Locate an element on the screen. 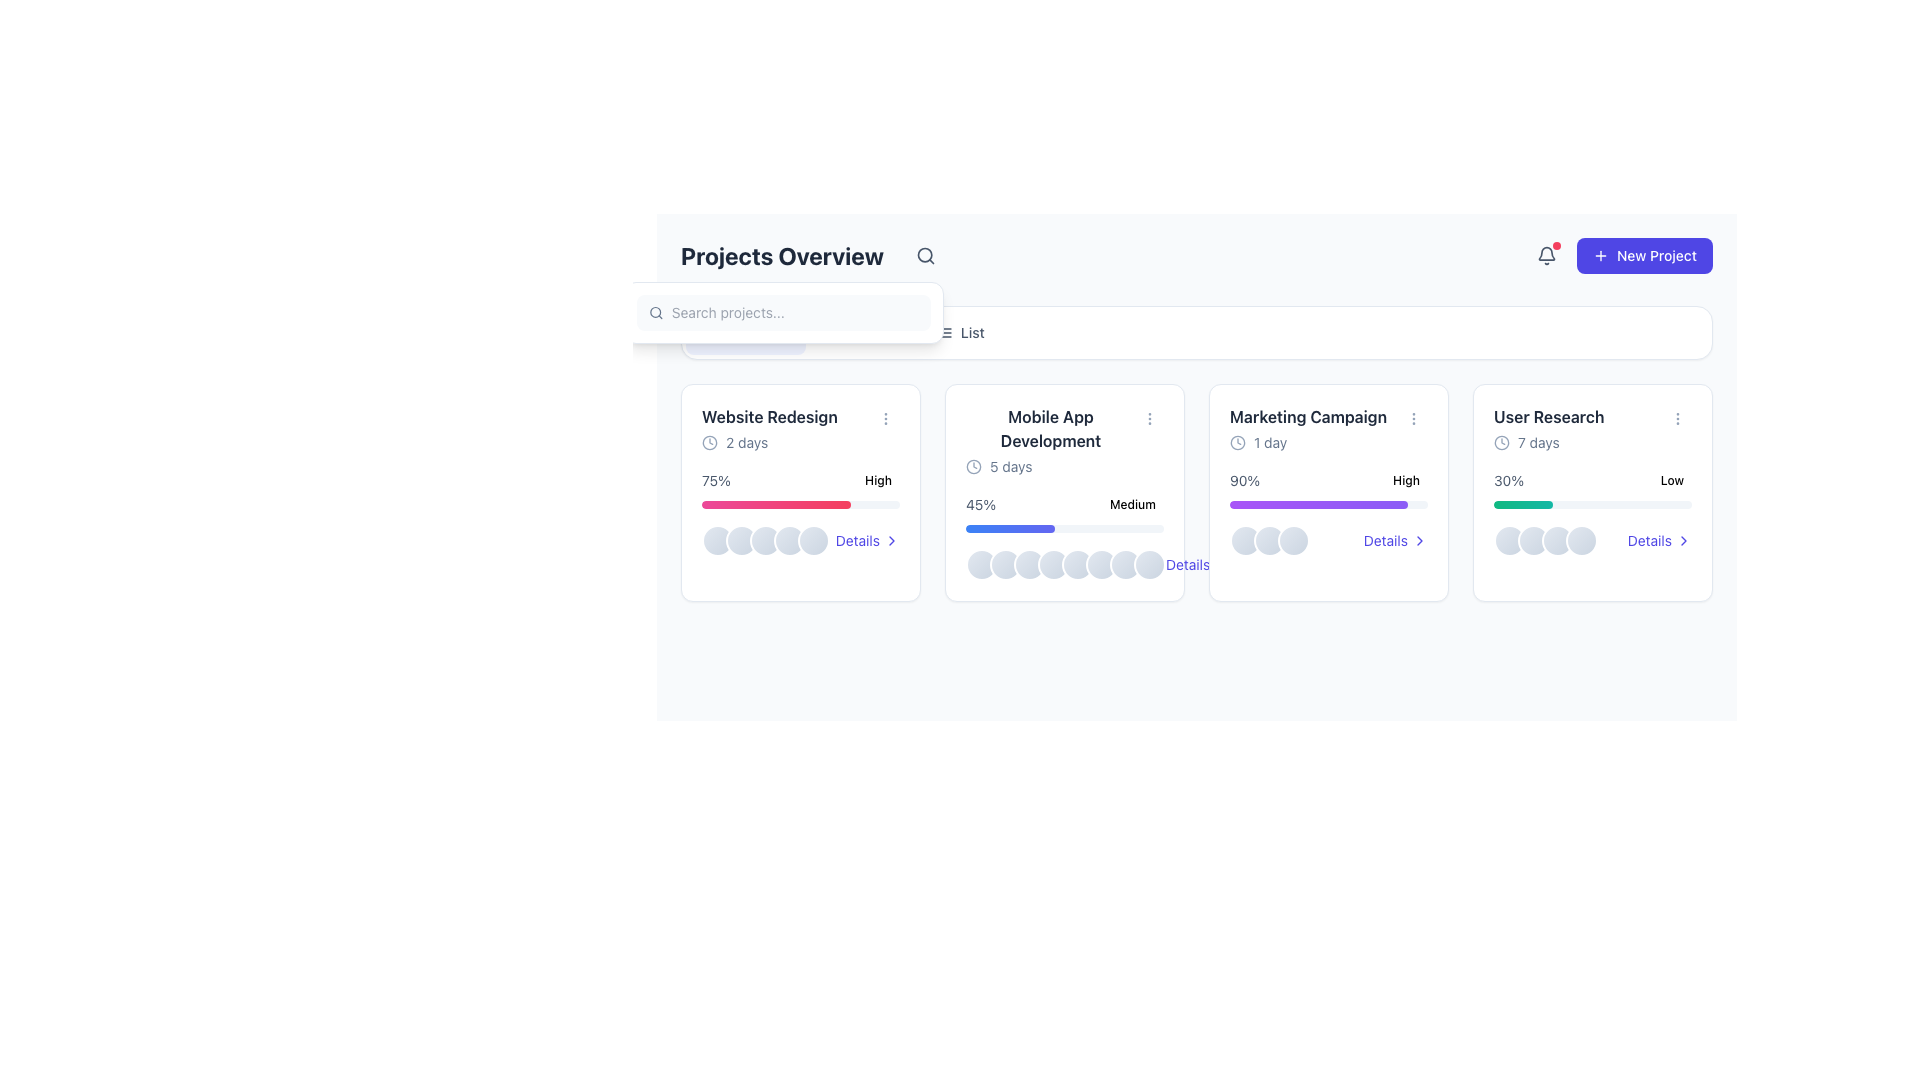 Image resolution: width=1920 pixels, height=1080 pixels. the 'Details' text link located in the bottom-right section of the 'Website Redesign' card is located at coordinates (857, 540).